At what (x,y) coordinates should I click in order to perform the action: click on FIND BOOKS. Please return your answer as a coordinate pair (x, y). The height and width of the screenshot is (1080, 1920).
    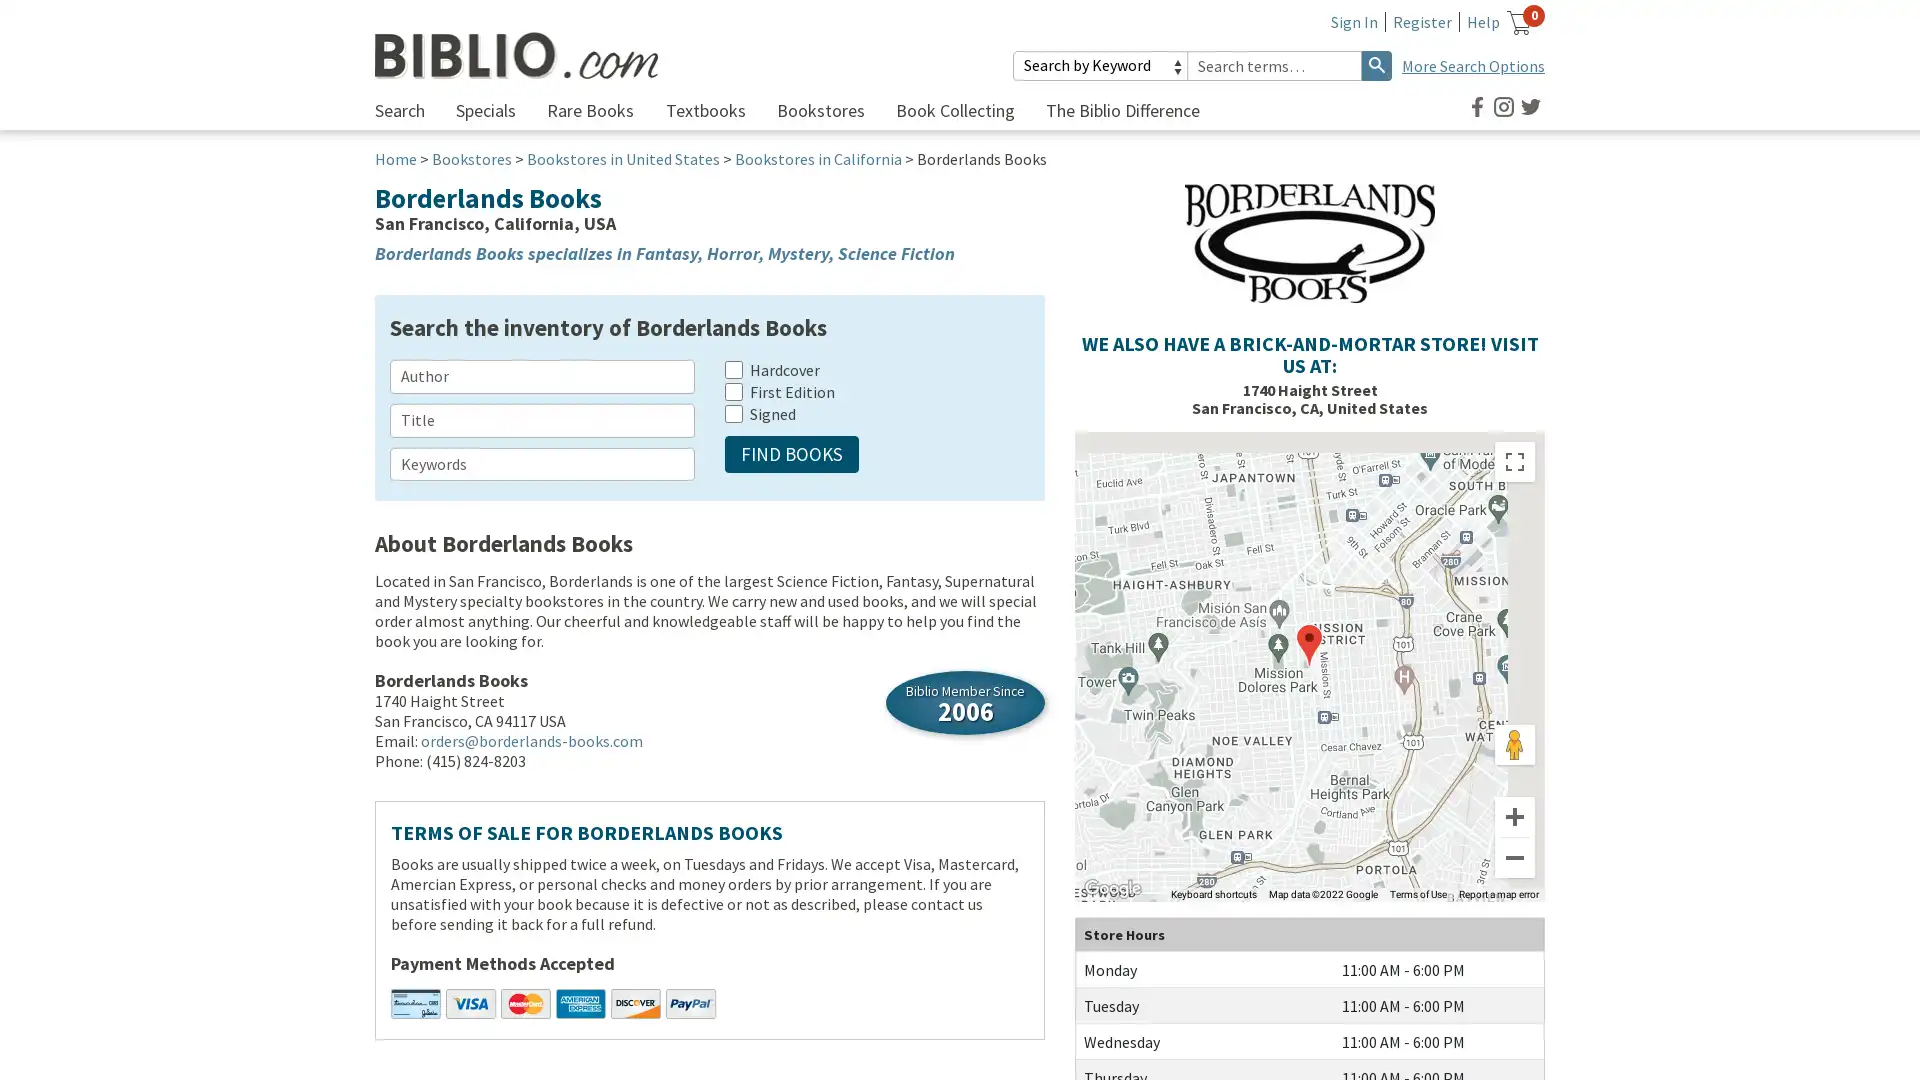
    Looking at the image, I should click on (791, 454).